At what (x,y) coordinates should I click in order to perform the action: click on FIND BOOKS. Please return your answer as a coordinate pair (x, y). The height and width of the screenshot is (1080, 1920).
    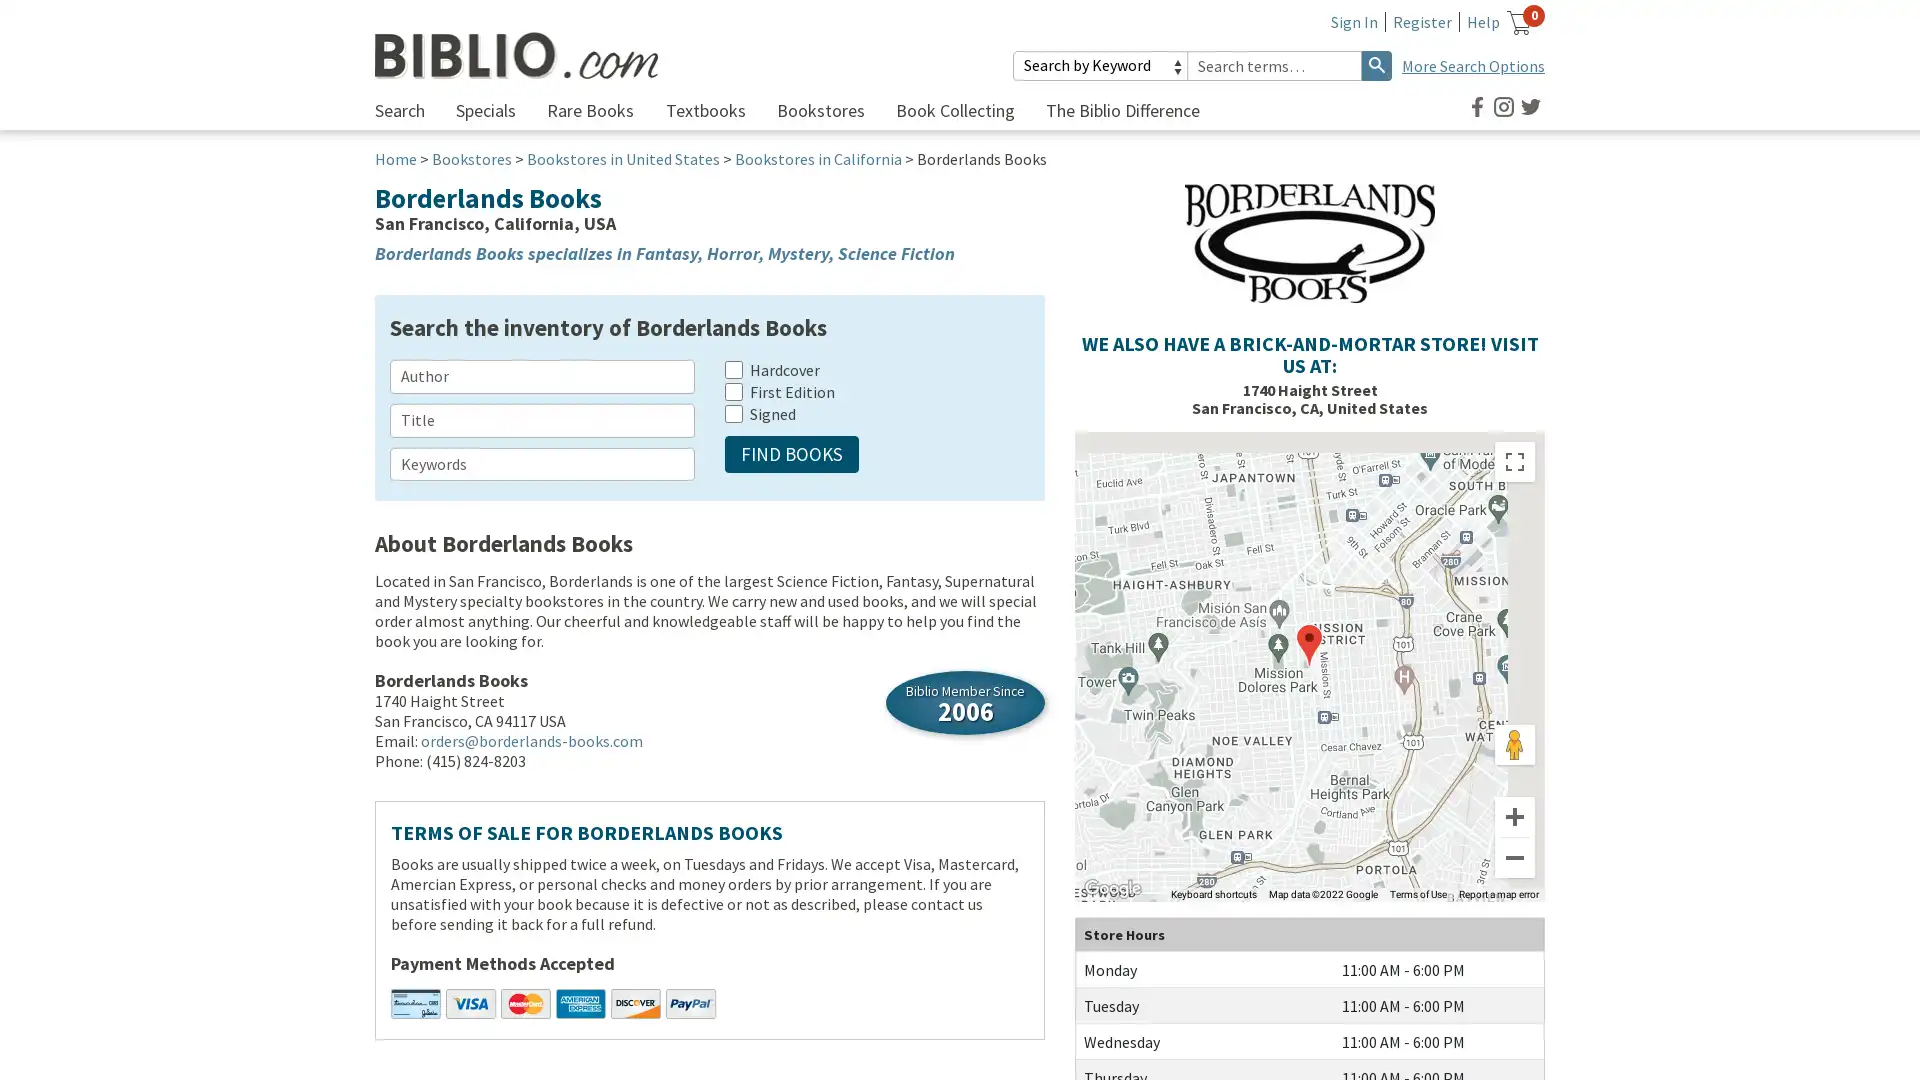
    Looking at the image, I should click on (791, 454).